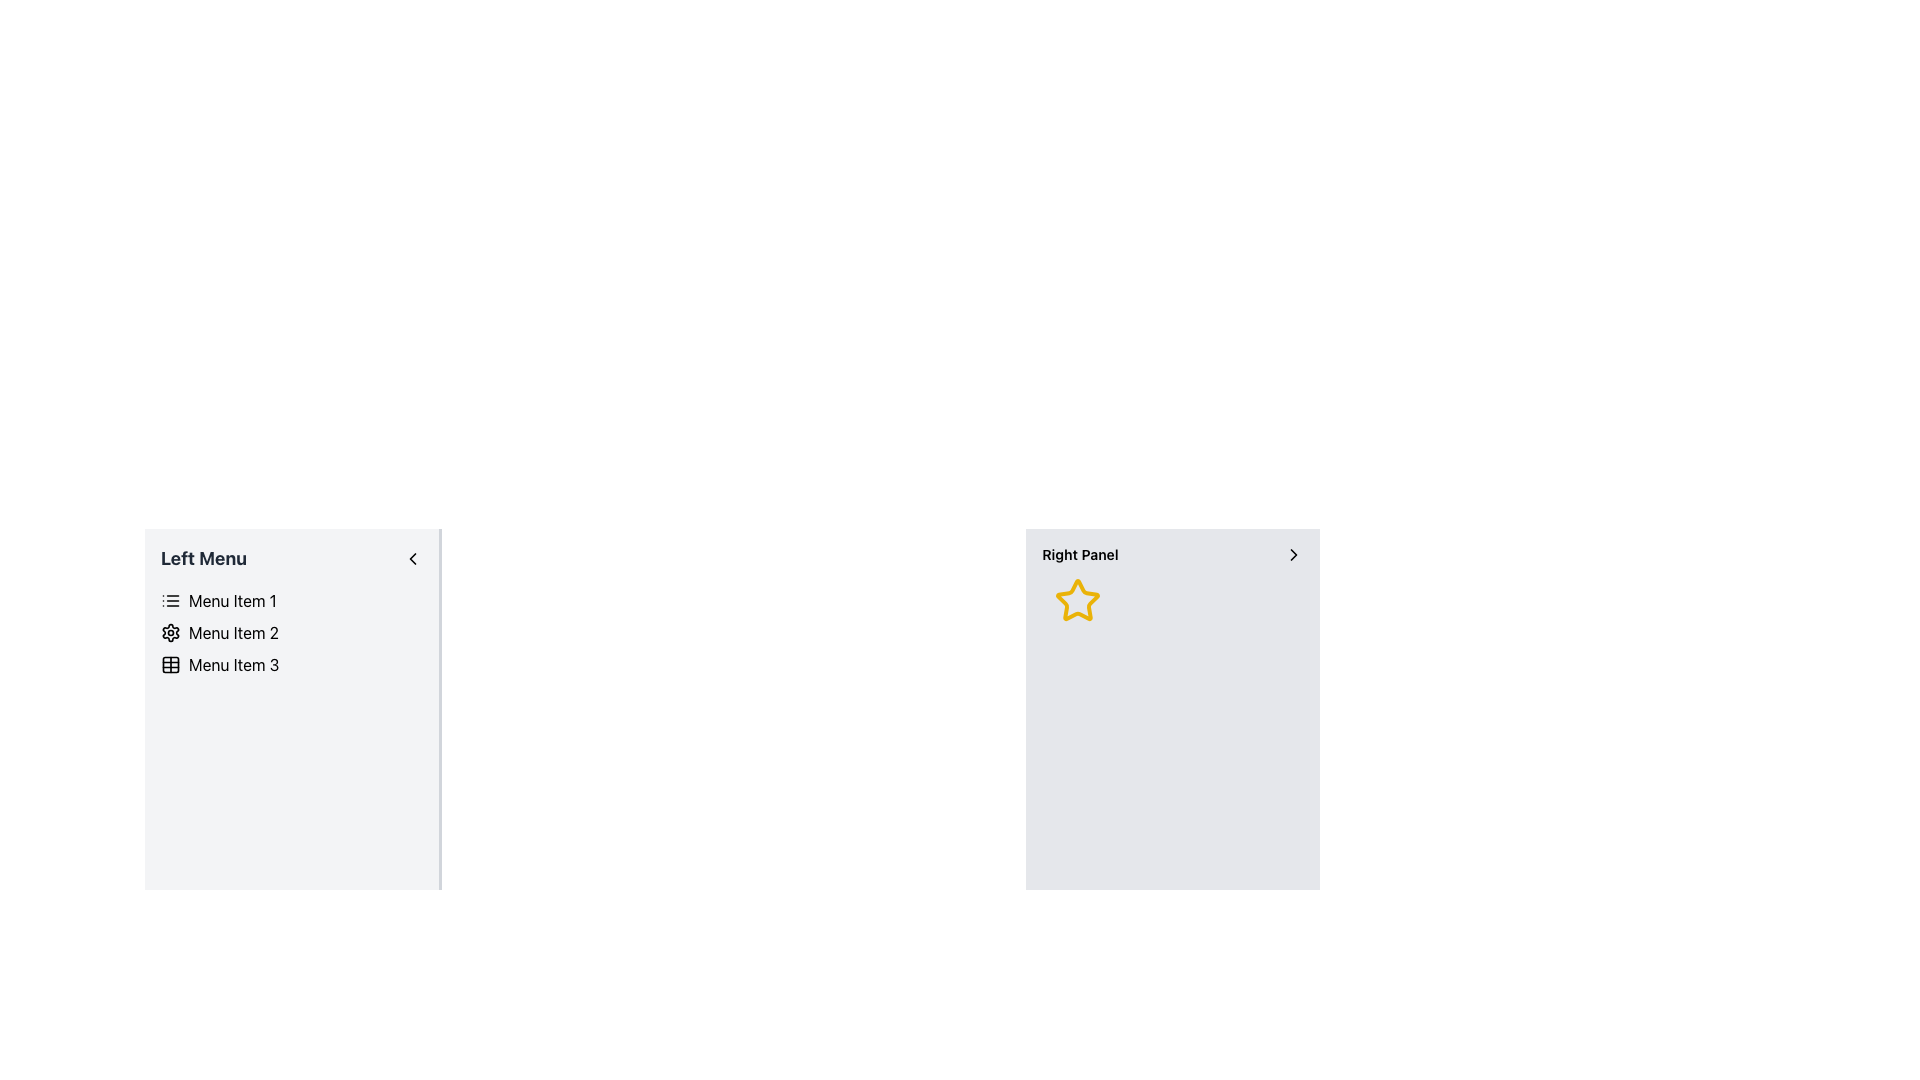 The height and width of the screenshot is (1080, 1920). What do you see at coordinates (411, 559) in the screenshot?
I see `the left-pointing chevron icon in the top-right corner of the 'Left Menu' section` at bounding box center [411, 559].